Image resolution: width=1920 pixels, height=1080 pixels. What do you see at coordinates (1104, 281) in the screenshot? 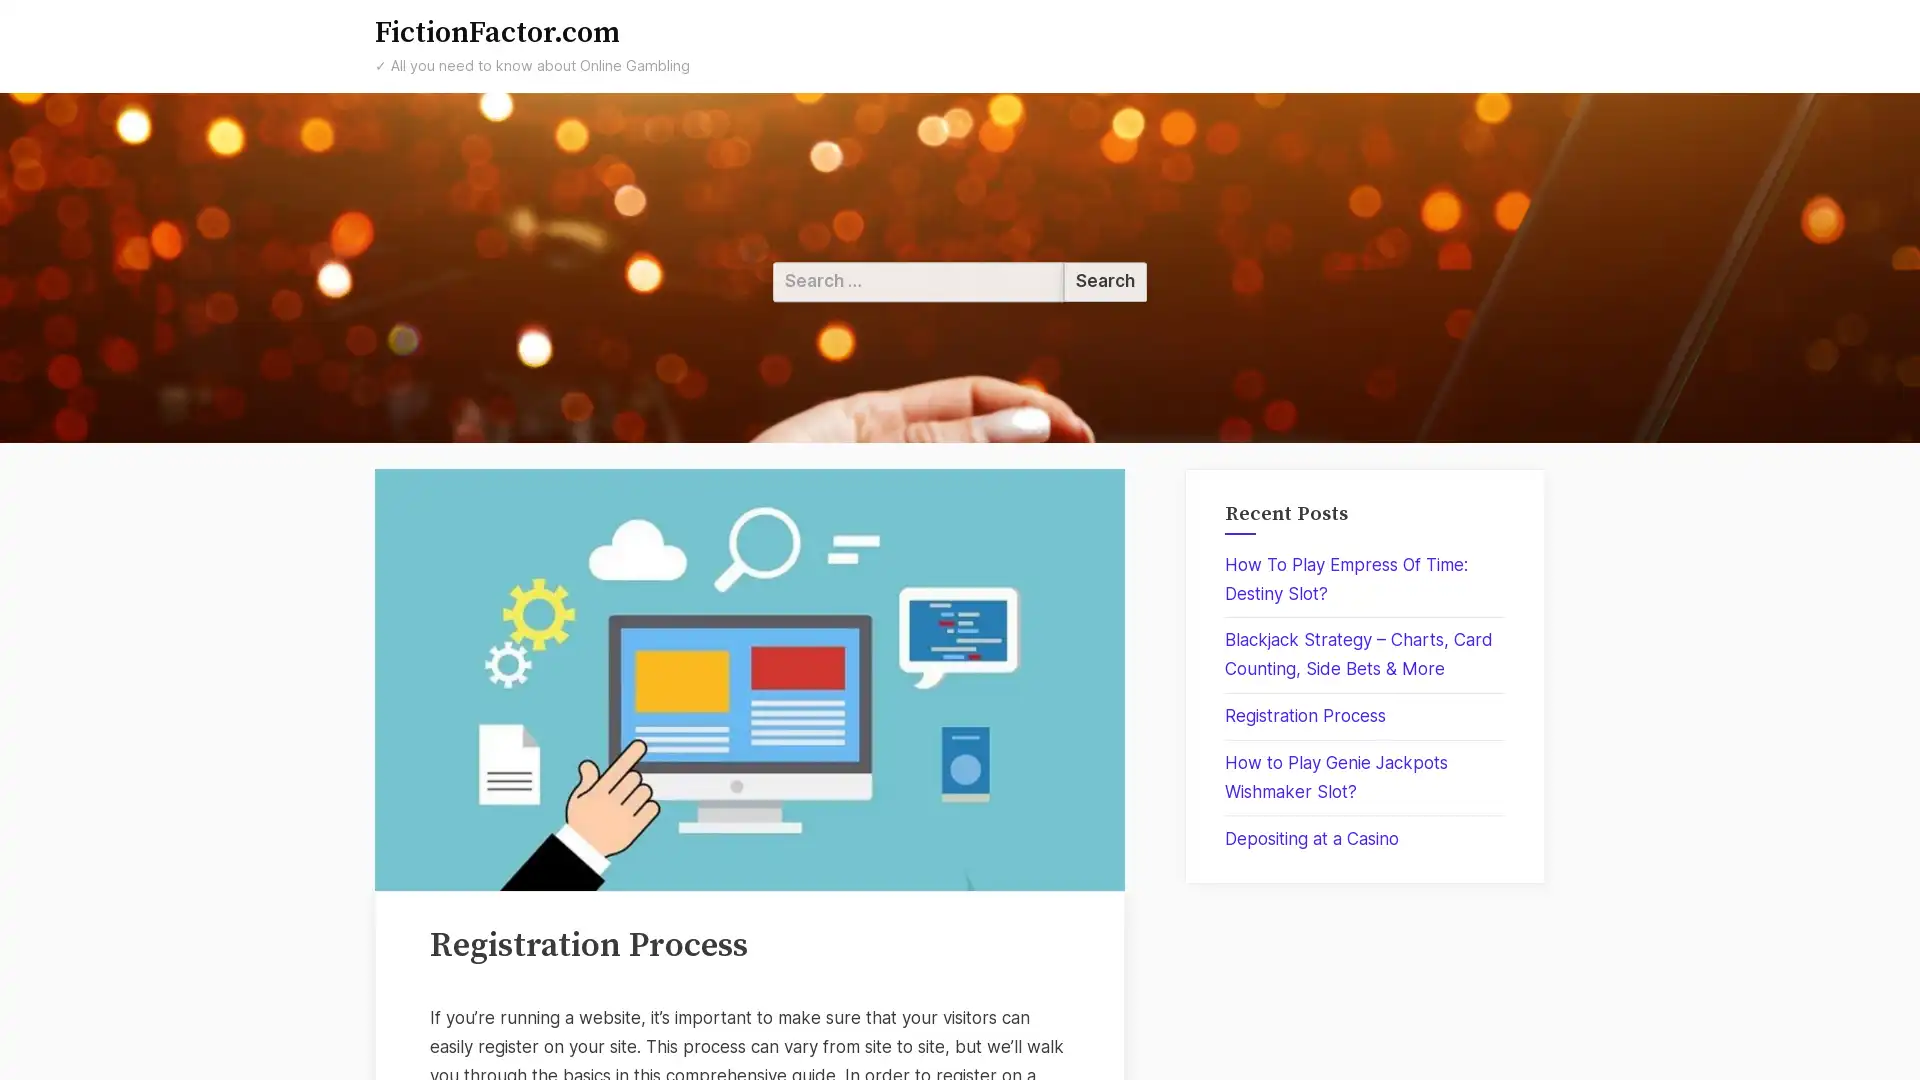
I see `Search` at bounding box center [1104, 281].